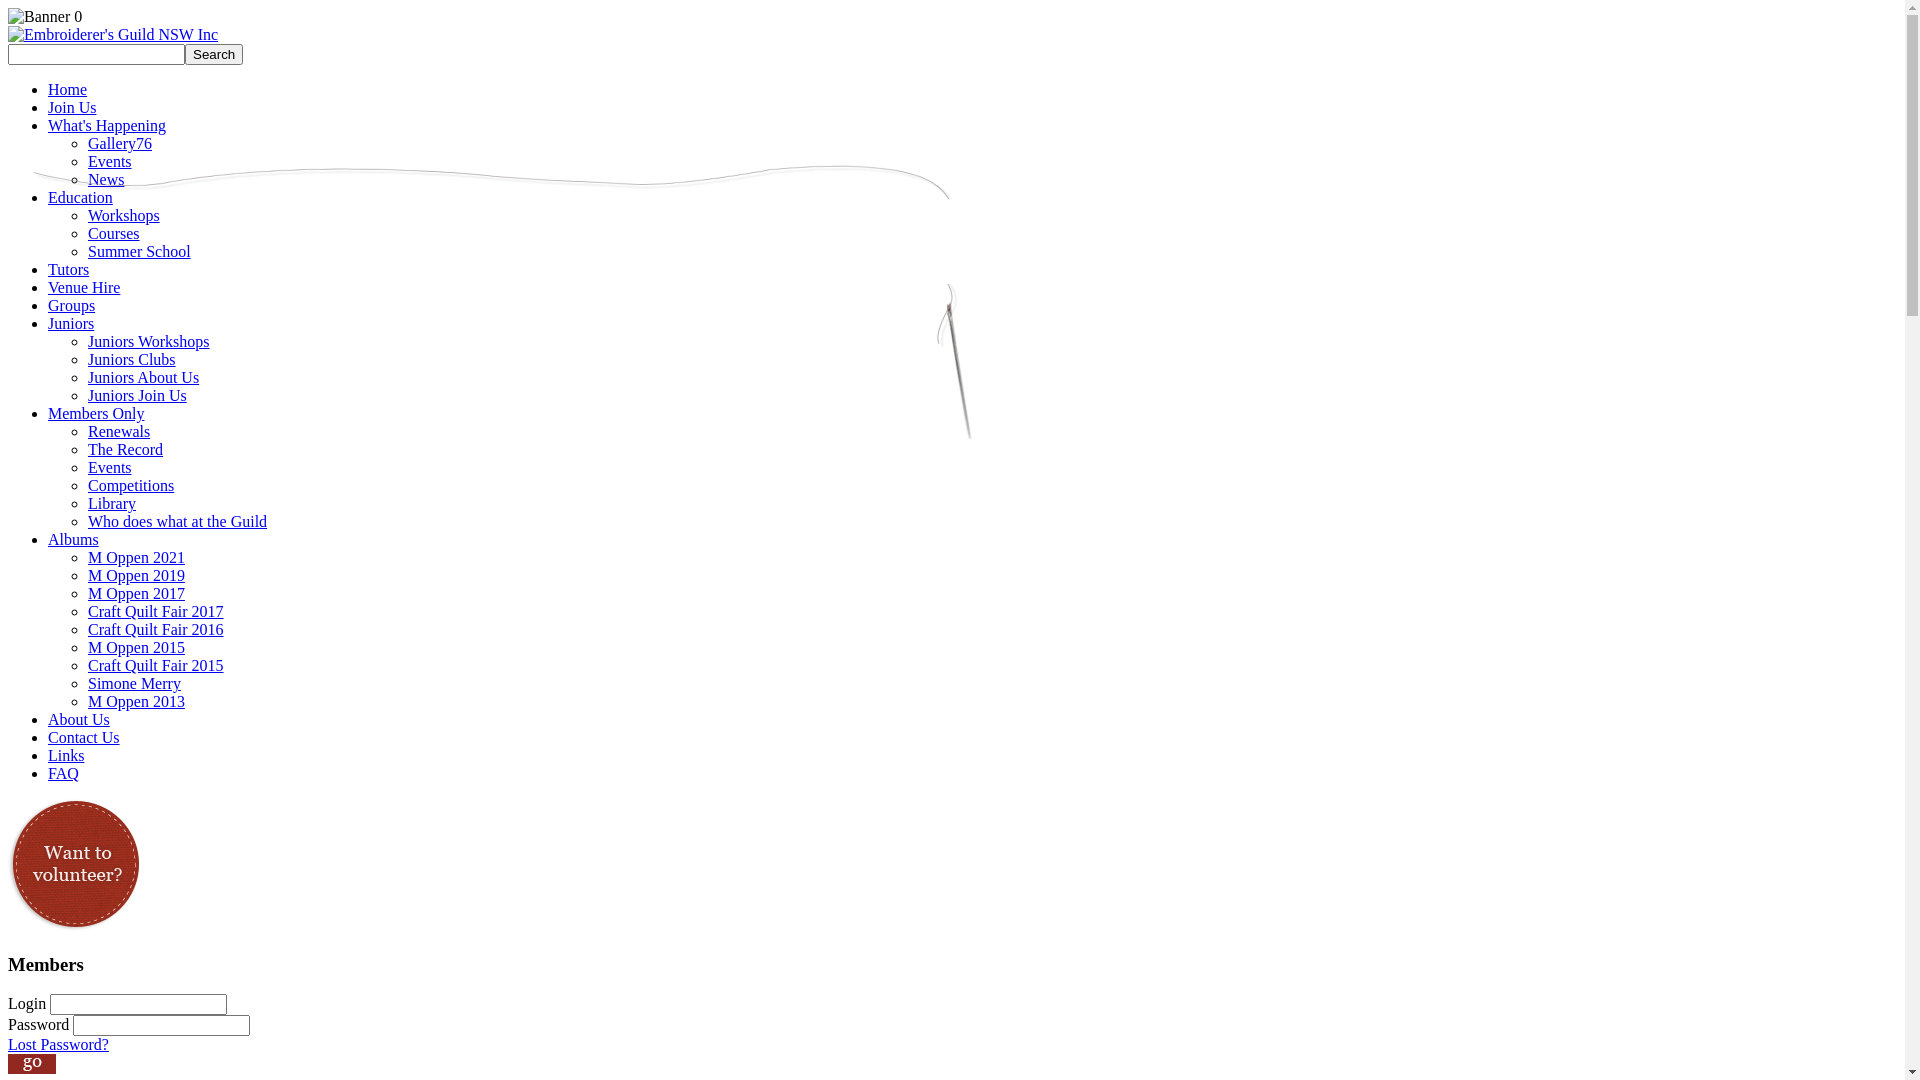 This screenshot has width=1920, height=1080. Describe the element at coordinates (58, 1043) in the screenshot. I see `'Lost Password?'` at that location.